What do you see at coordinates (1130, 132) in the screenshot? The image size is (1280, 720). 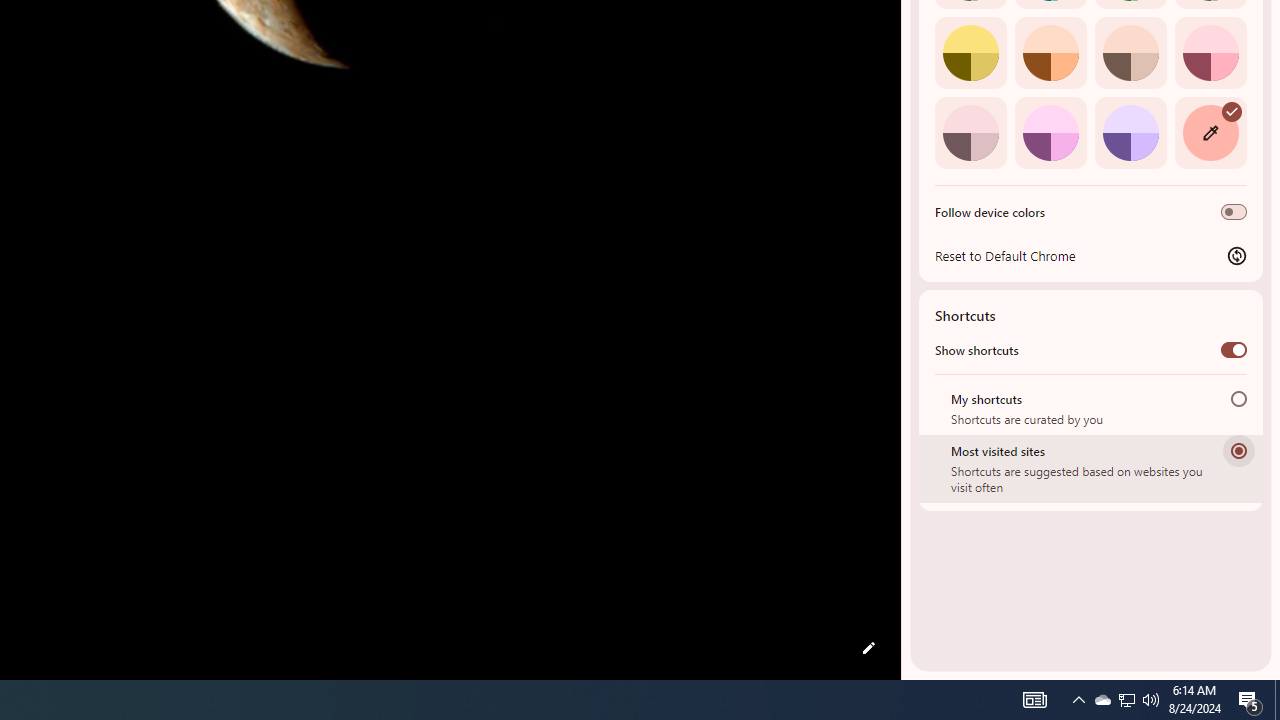 I see `'Violet'` at bounding box center [1130, 132].